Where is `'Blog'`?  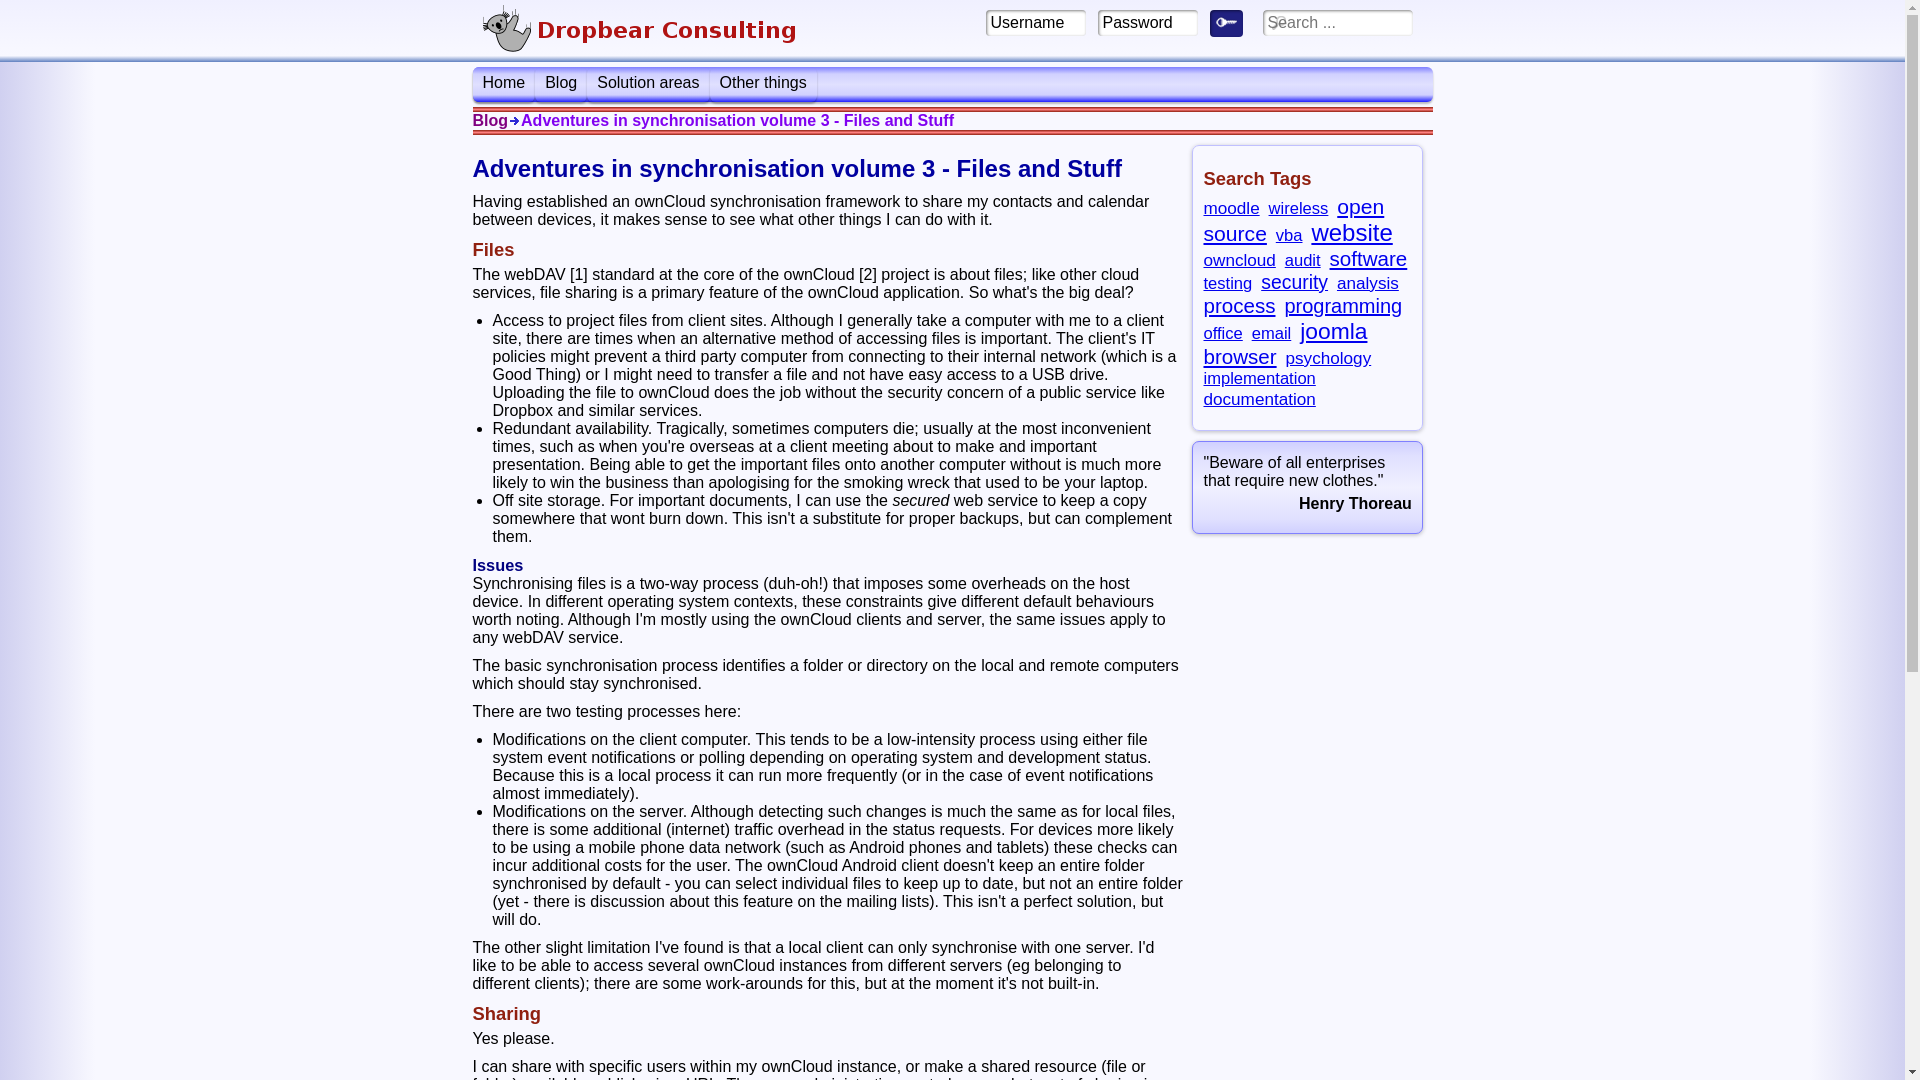
'Blog' is located at coordinates (560, 83).